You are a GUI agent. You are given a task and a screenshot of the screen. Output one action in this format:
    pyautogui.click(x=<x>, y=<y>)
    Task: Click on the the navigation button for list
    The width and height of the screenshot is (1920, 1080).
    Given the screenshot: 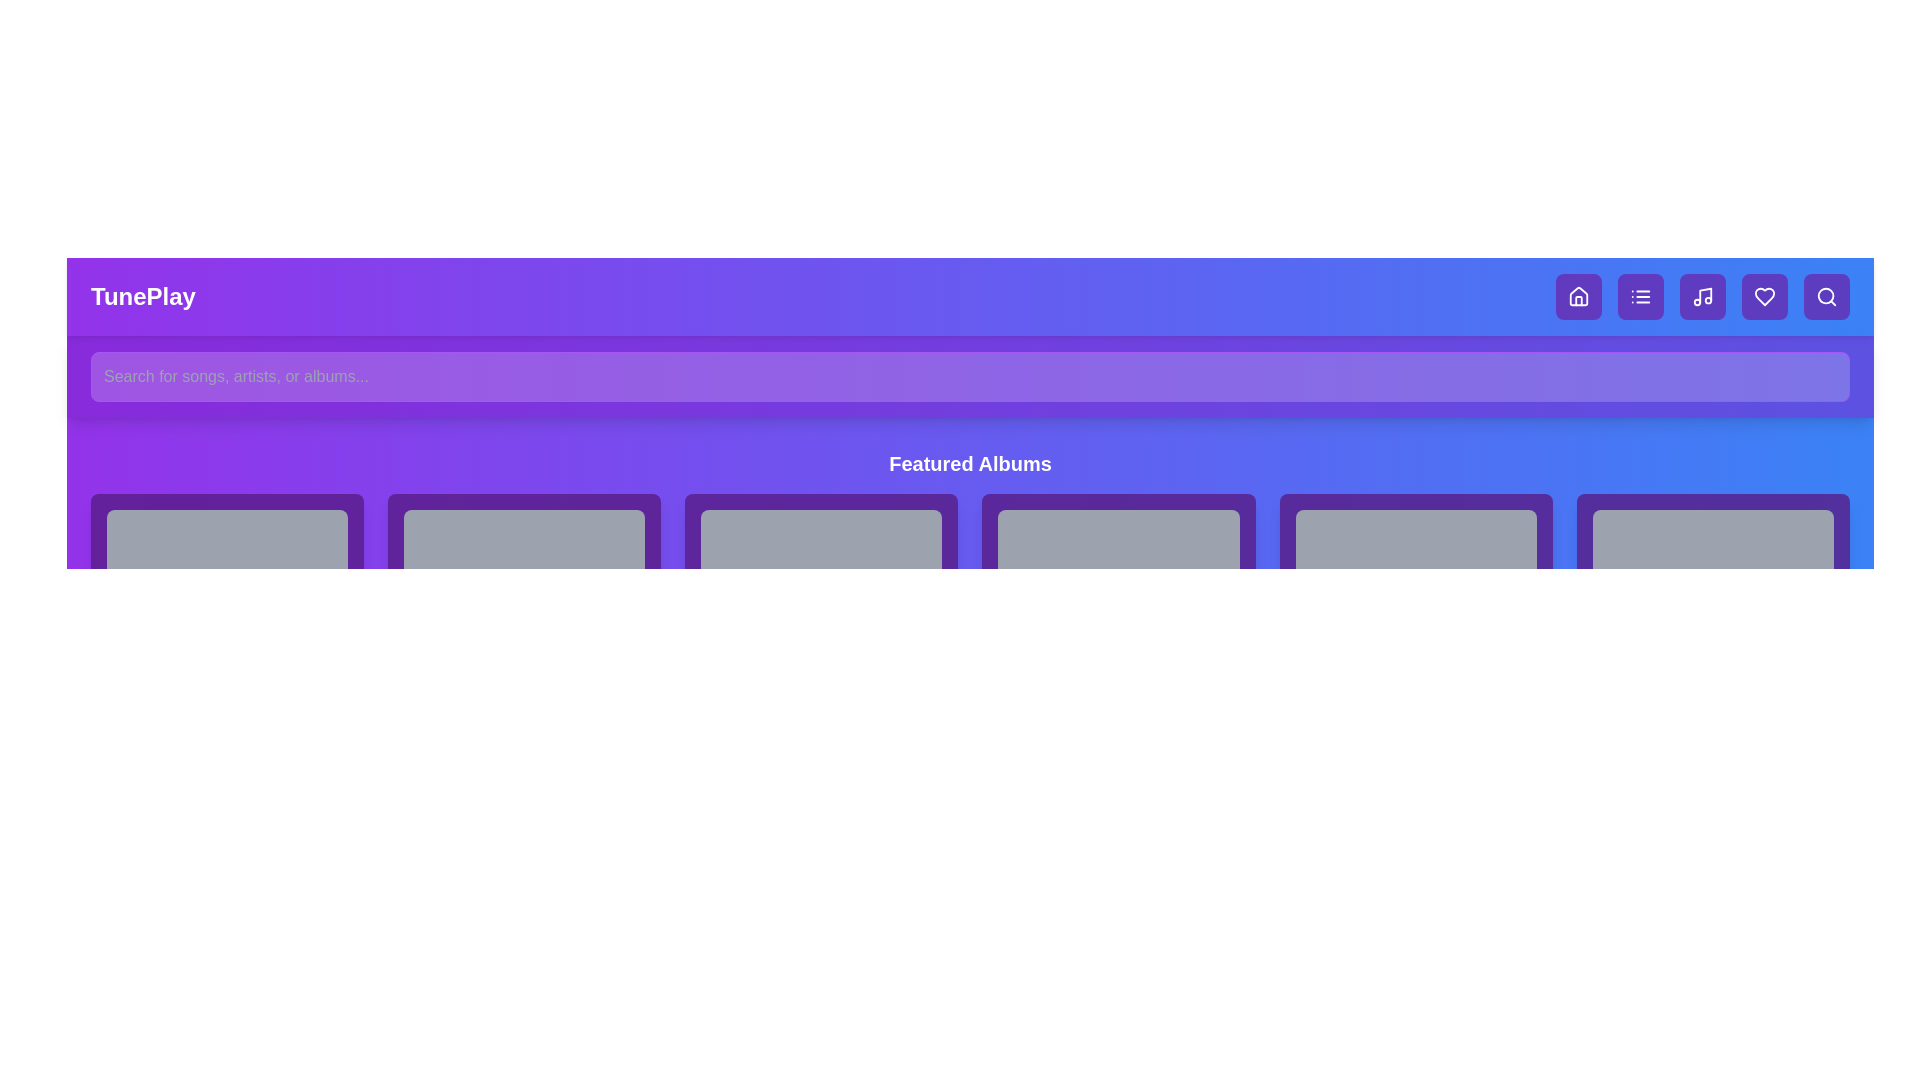 What is the action you would take?
    pyautogui.click(x=1641, y=297)
    